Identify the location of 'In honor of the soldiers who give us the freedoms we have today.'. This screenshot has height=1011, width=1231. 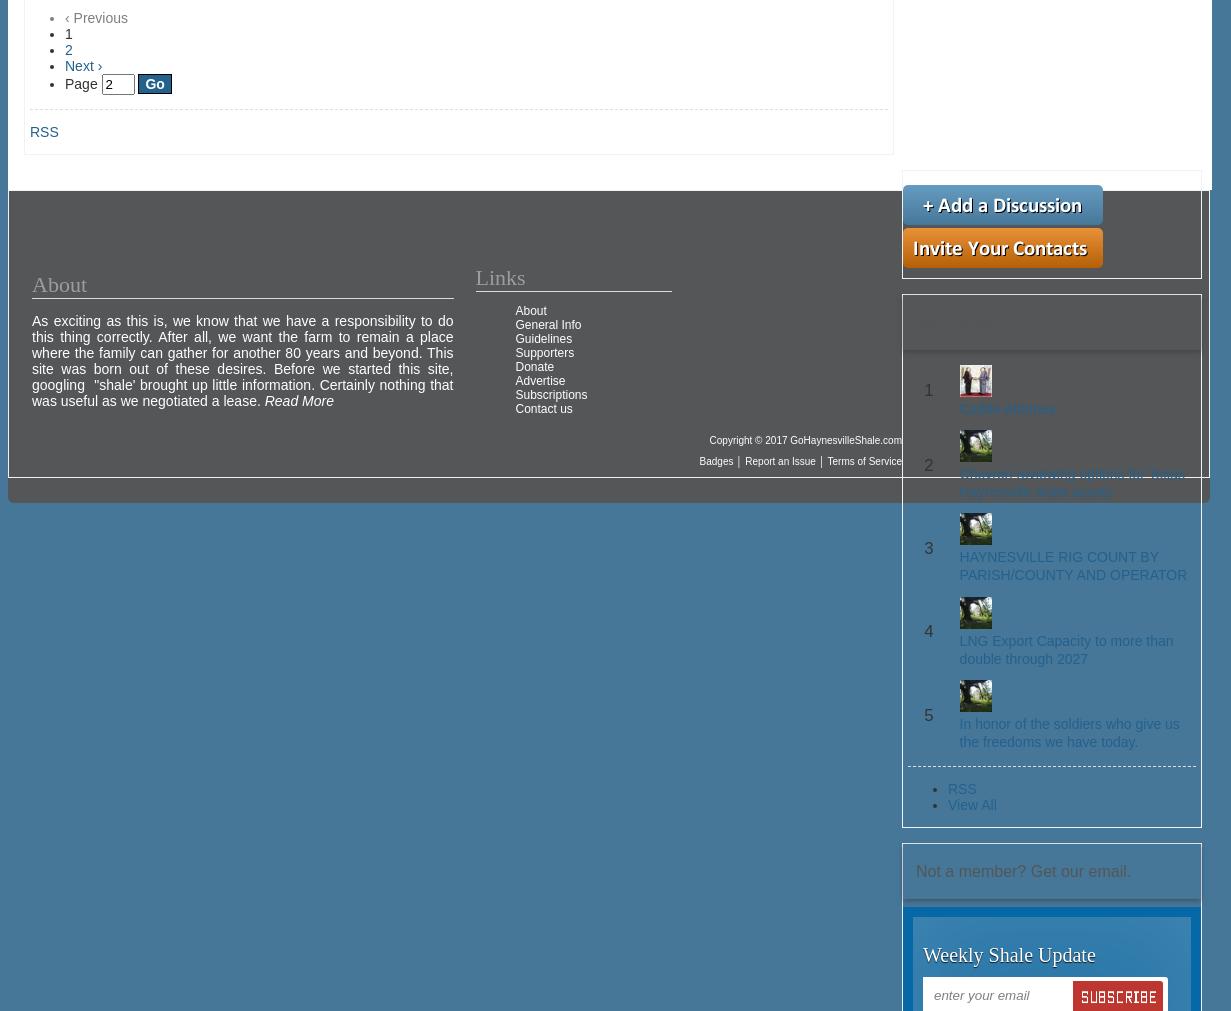
(957, 731).